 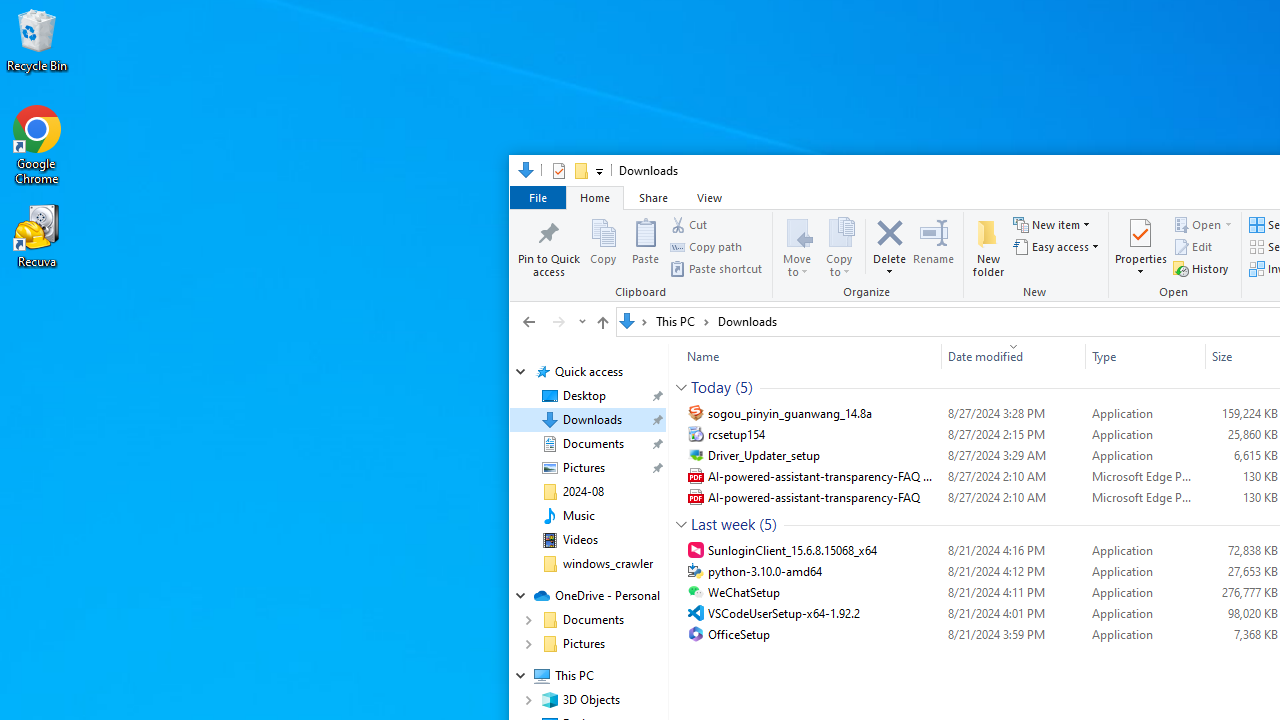 What do you see at coordinates (582, 468) in the screenshot?
I see `'Pictures (pinned)'` at bounding box center [582, 468].